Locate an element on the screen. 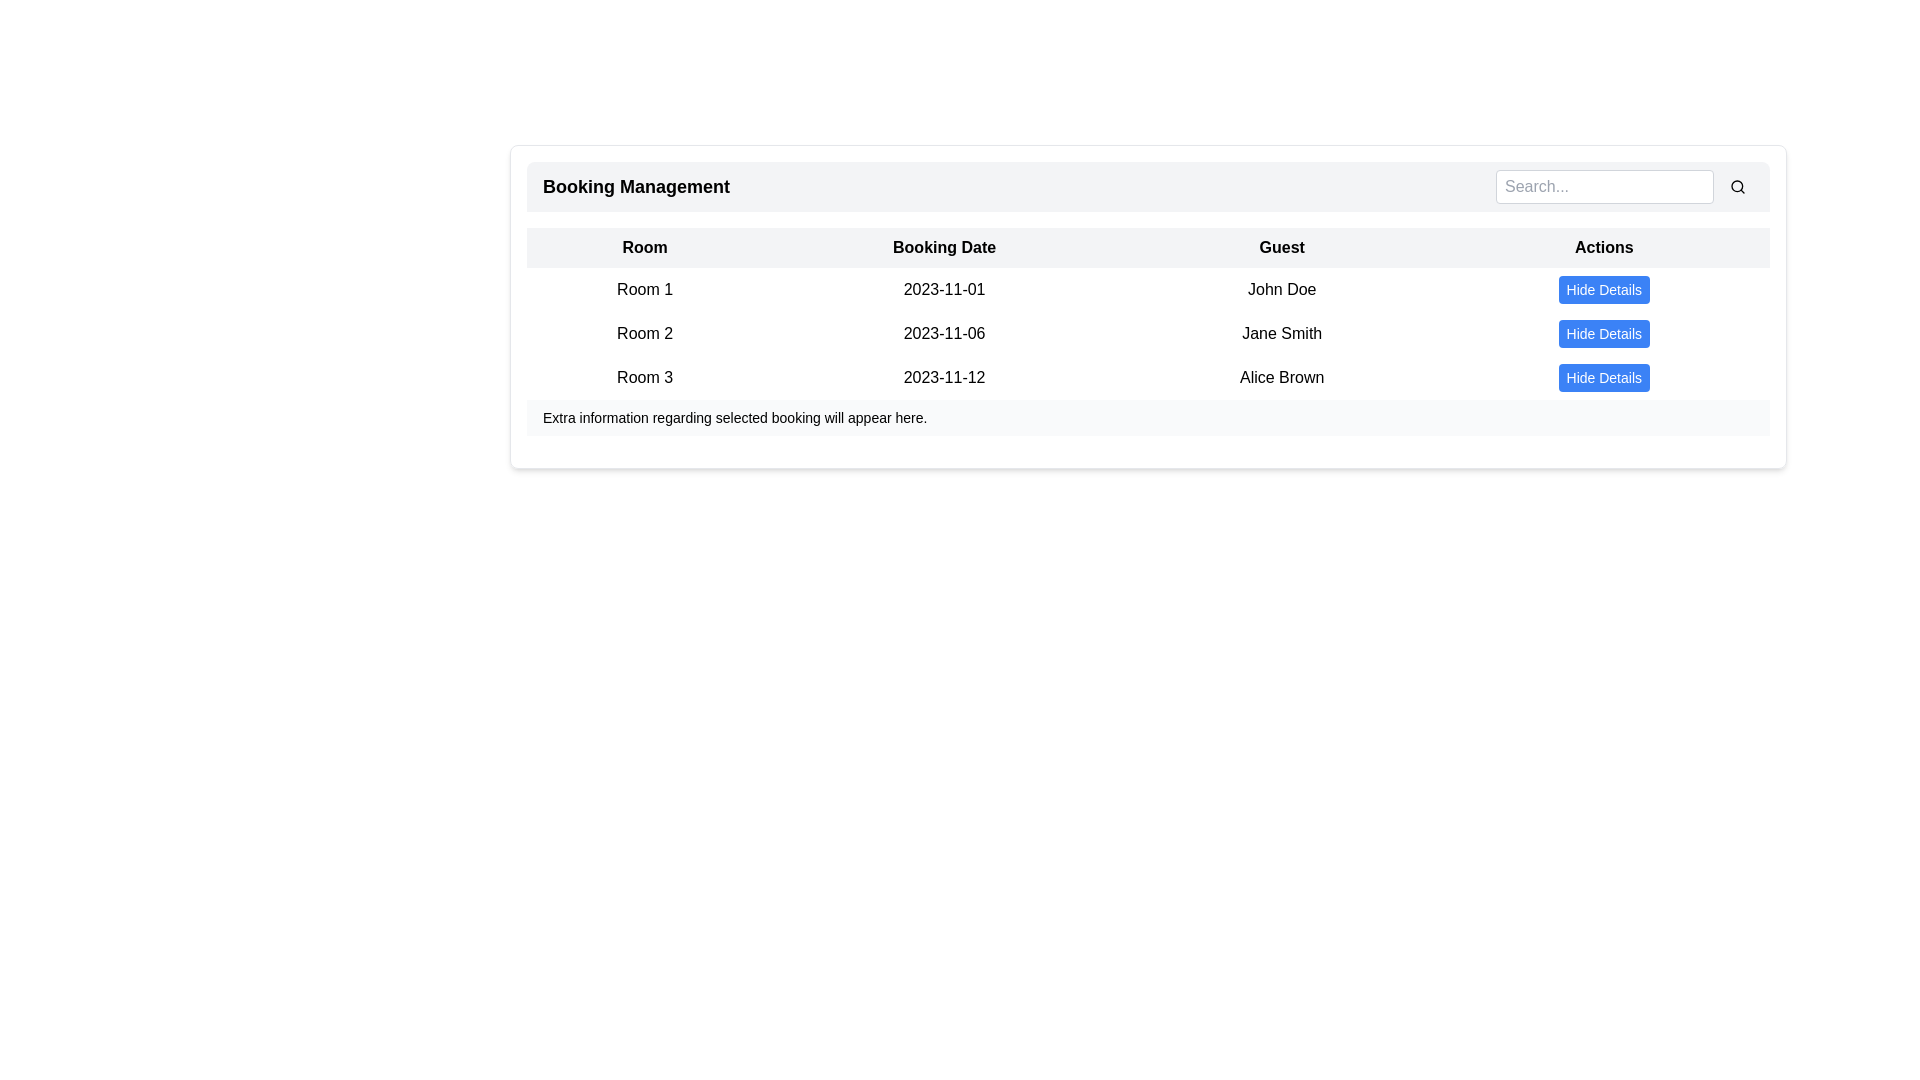 Image resolution: width=1920 pixels, height=1080 pixels. the 'Actions' text label displayed in bold font with a light gray background, which serves as a header for the corresponding column is located at coordinates (1604, 246).